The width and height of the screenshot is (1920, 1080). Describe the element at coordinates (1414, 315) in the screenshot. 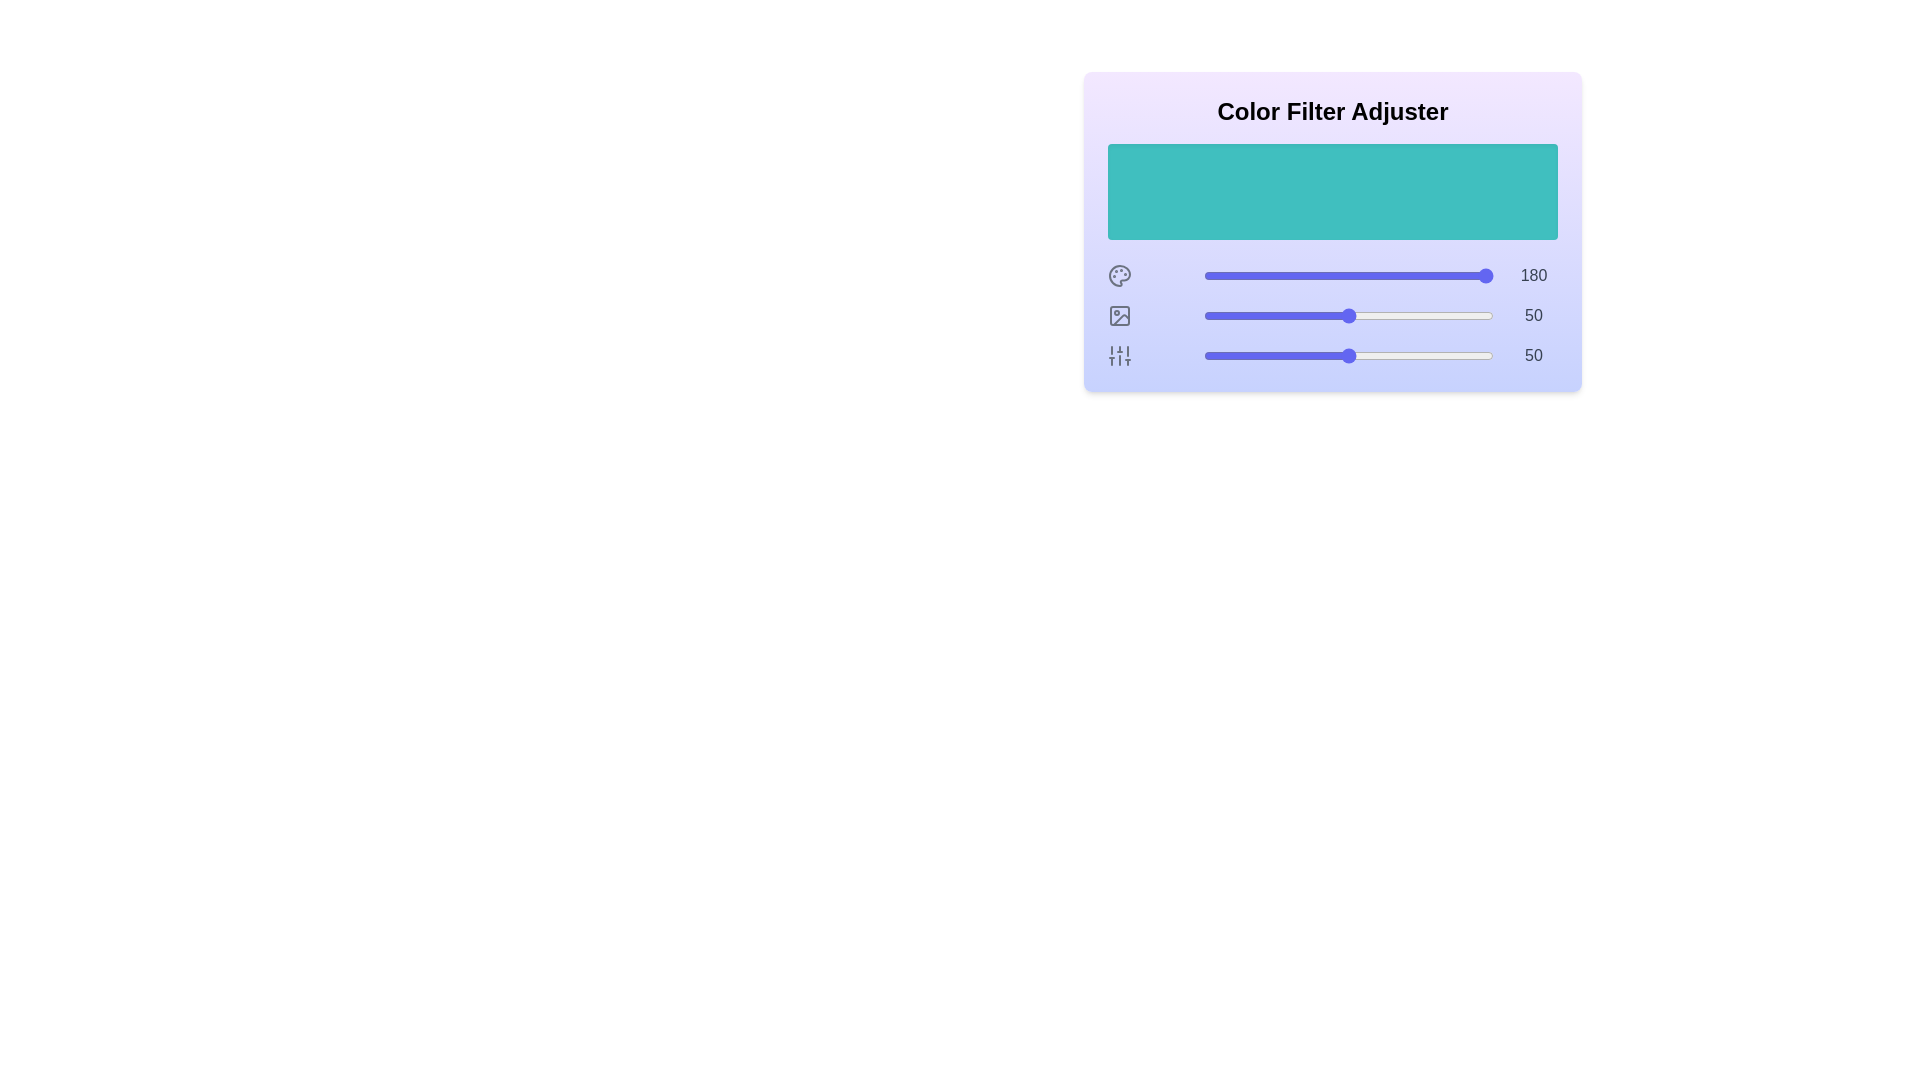

I see `the 1 slider to 73 to observe the color preview area` at that location.